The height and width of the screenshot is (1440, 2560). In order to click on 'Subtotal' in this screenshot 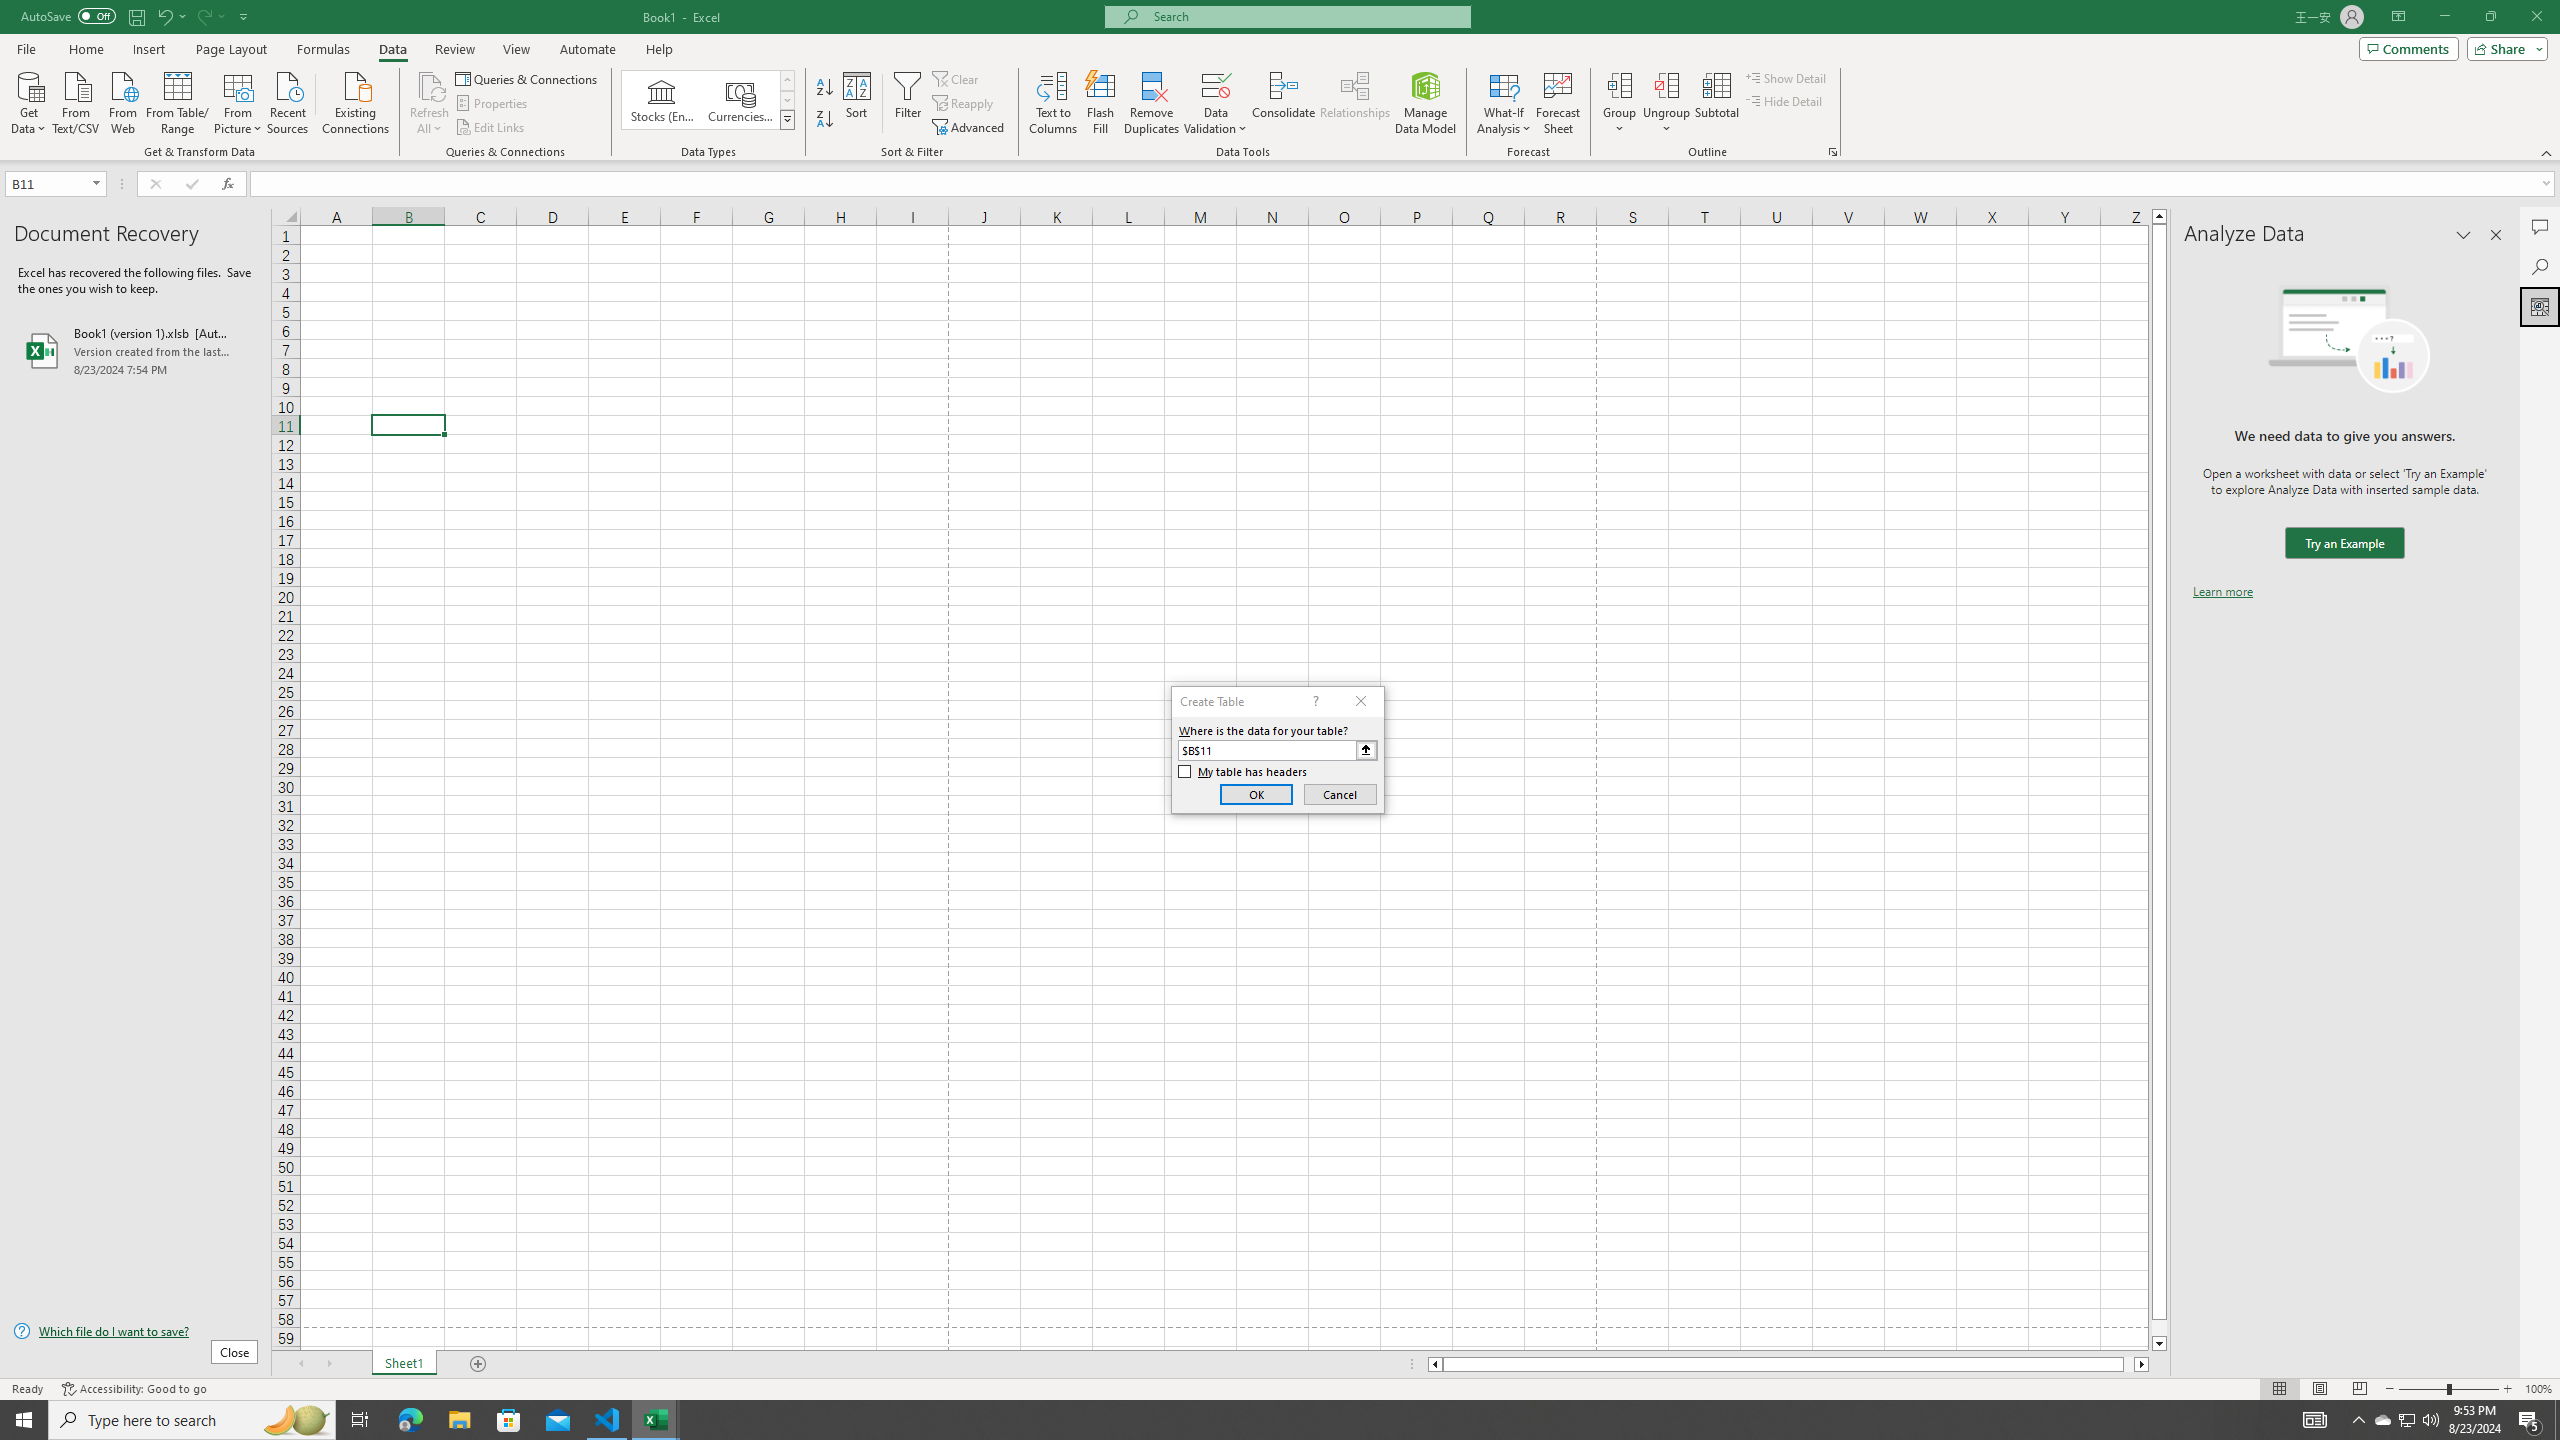, I will do `click(1716, 103)`.